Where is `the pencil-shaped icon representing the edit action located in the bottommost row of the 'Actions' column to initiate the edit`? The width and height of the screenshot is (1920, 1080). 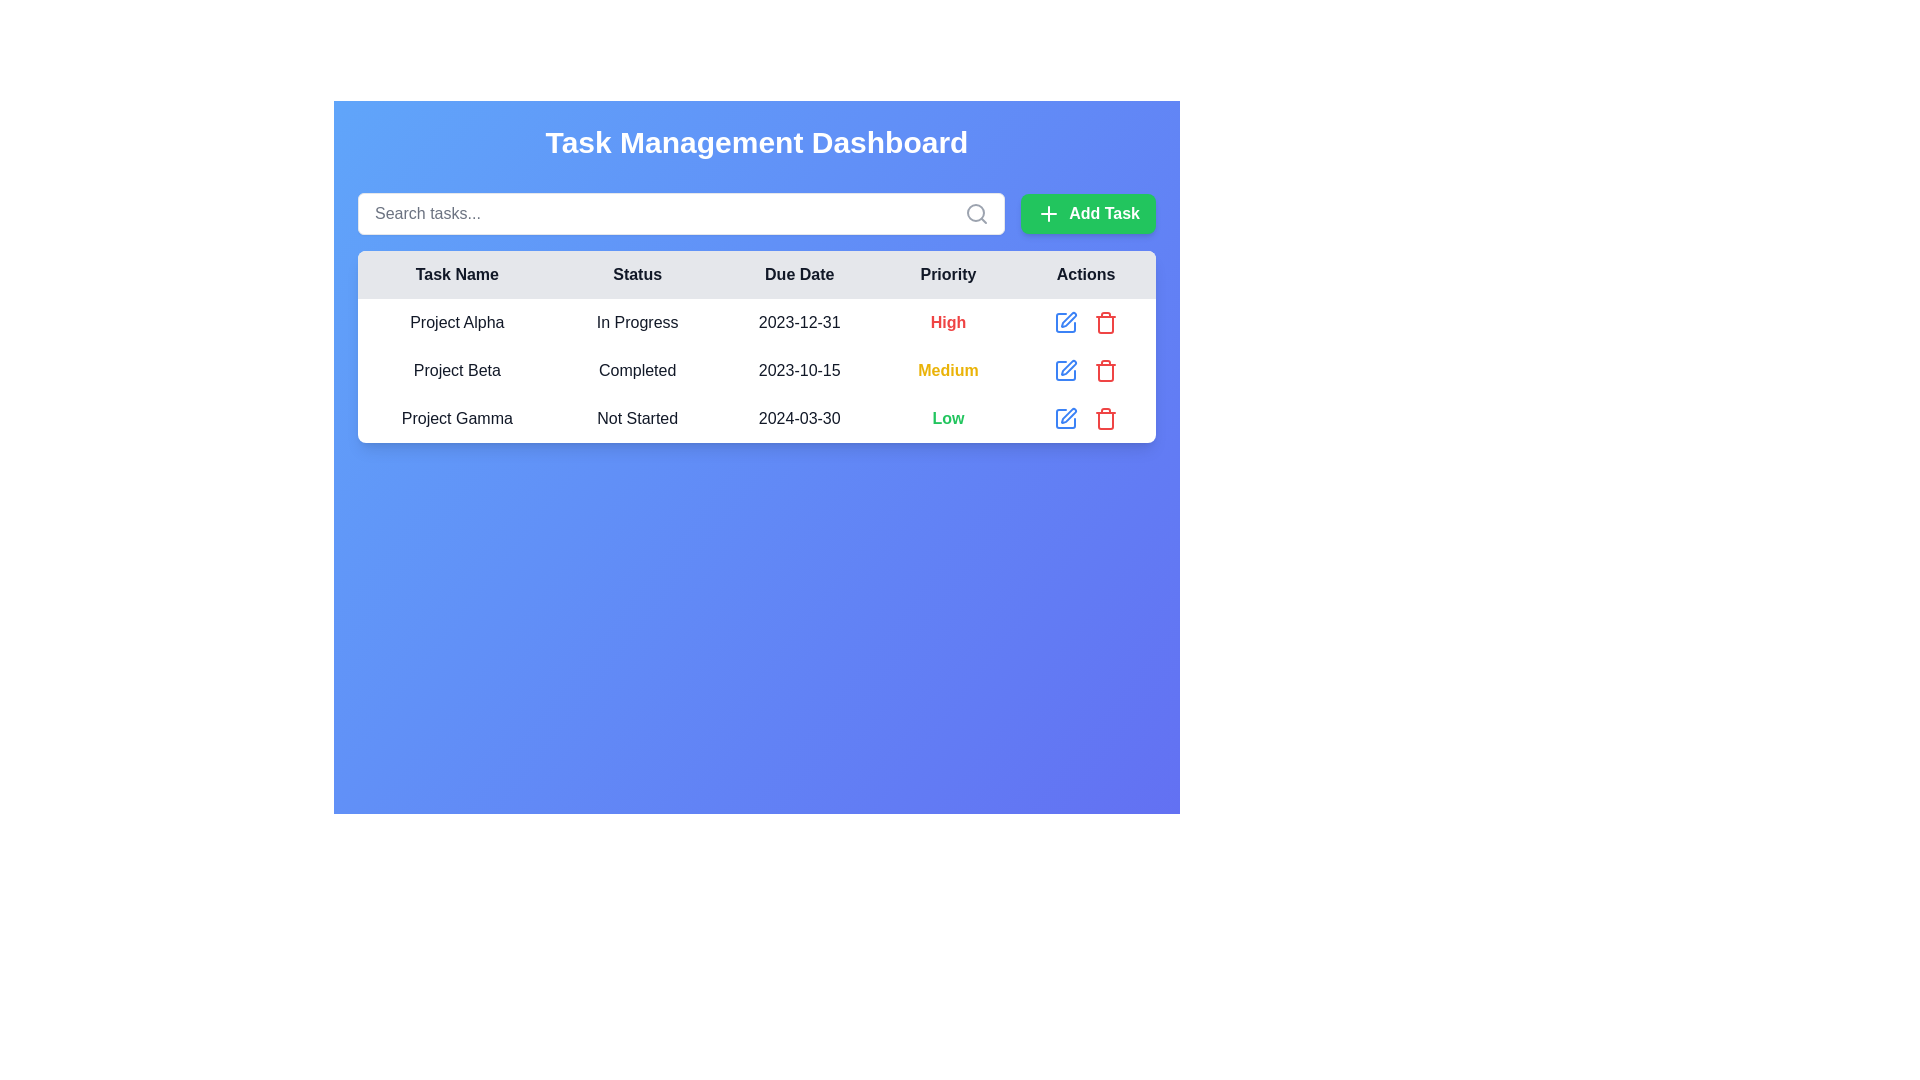
the pencil-shaped icon representing the edit action located in the bottommost row of the 'Actions' column to initiate the edit is located at coordinates (1068, 415).